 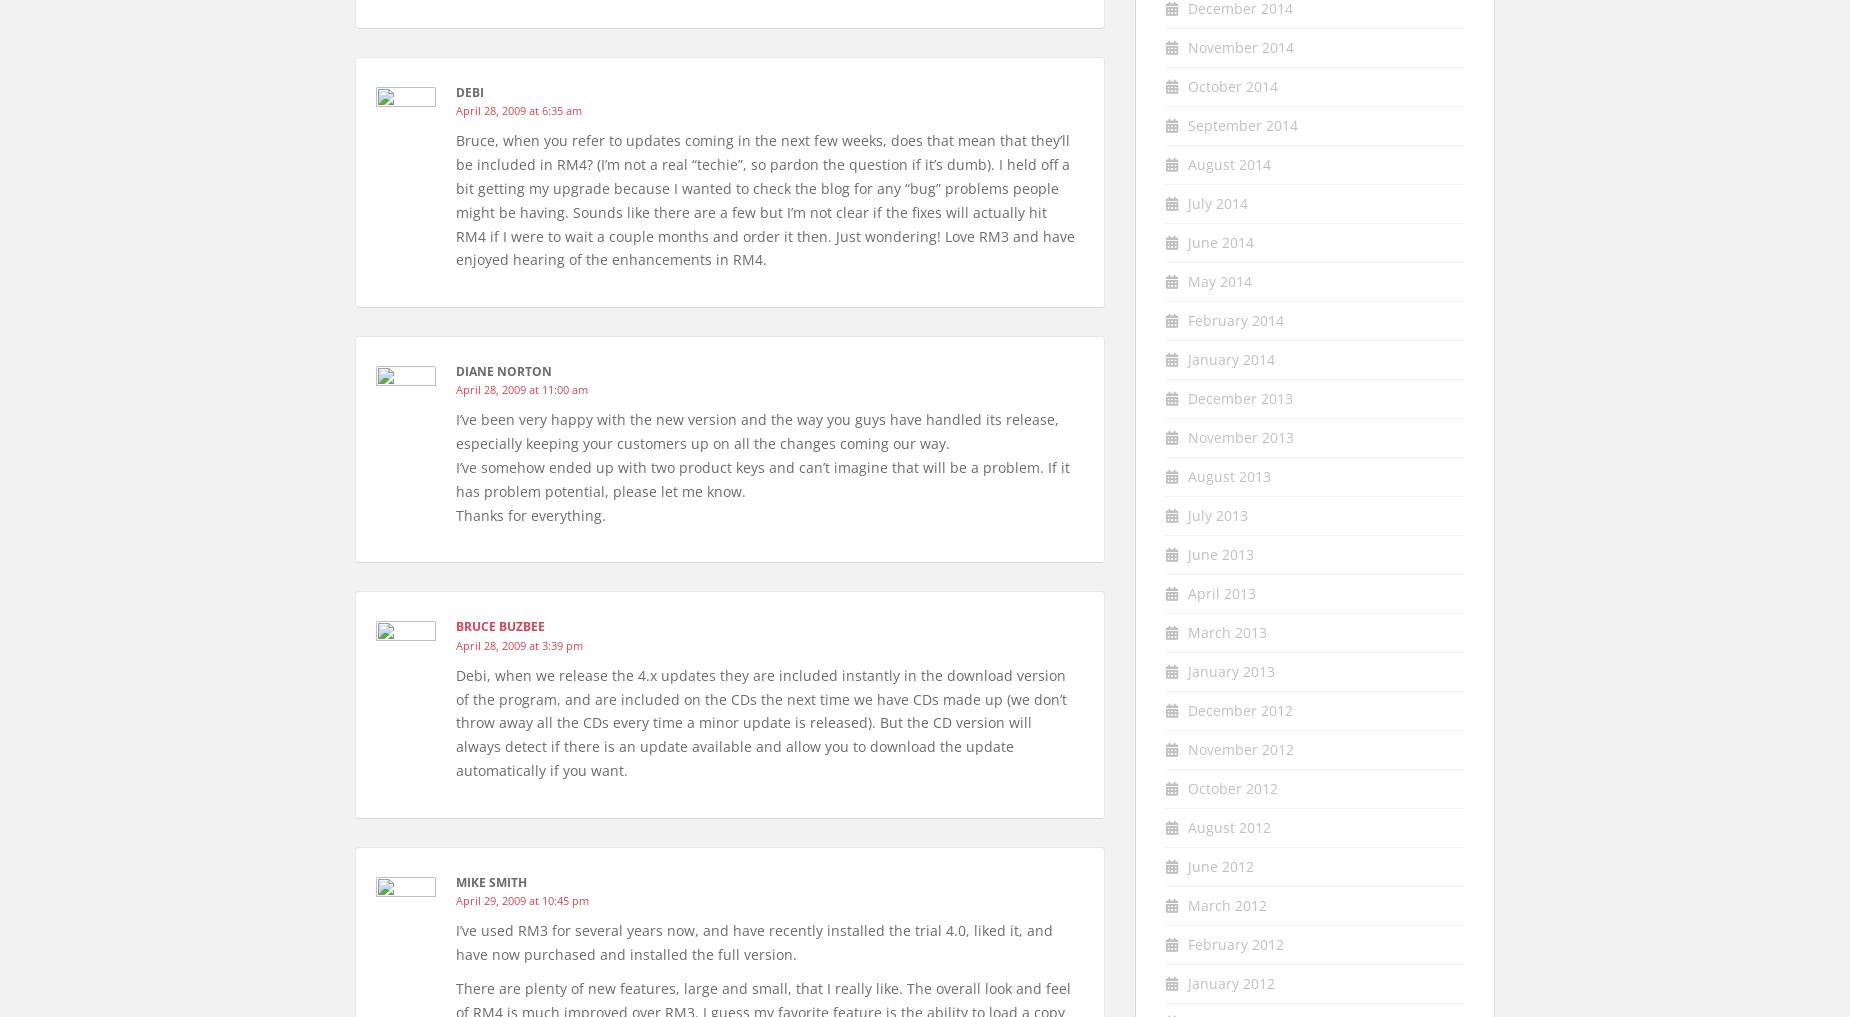 I want to click on 'Mike Smith', so click(x=491, y=881).